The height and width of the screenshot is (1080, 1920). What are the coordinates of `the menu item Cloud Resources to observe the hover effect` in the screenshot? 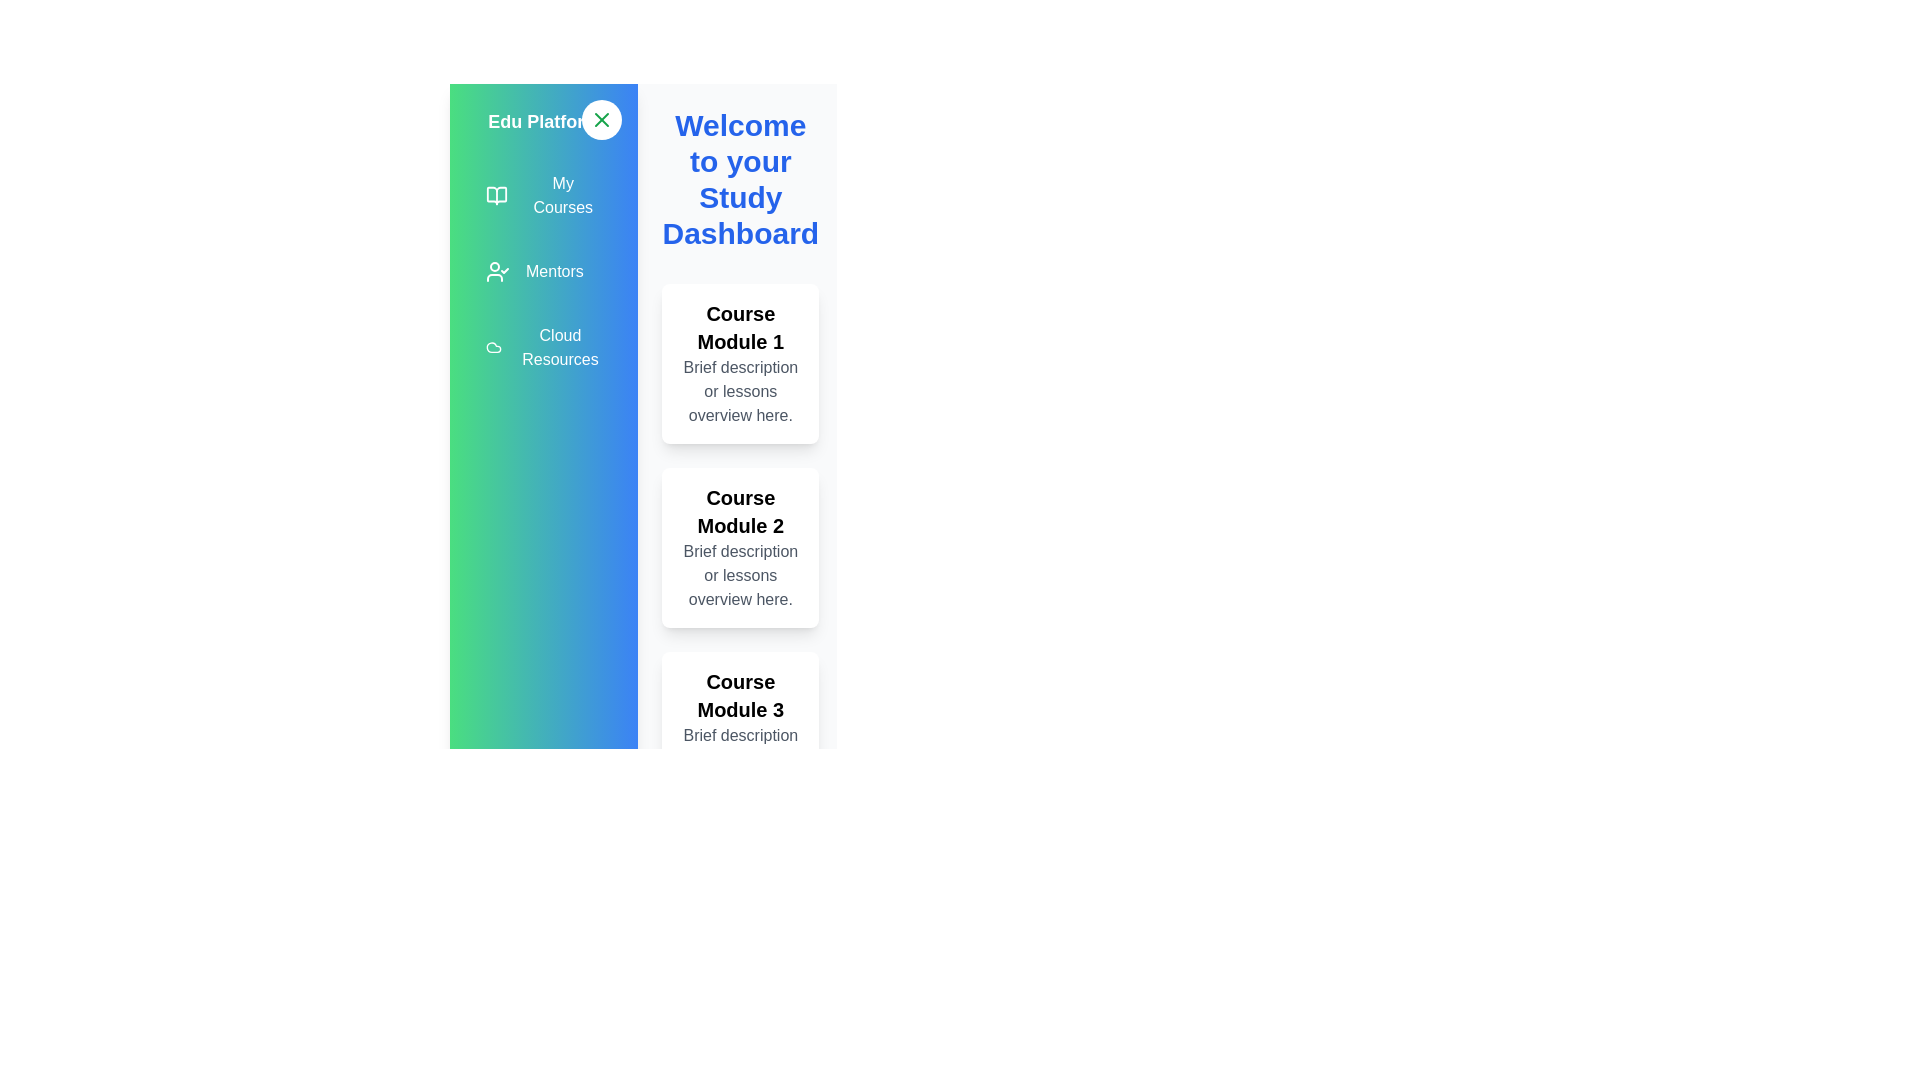 It's located at (543, 346).